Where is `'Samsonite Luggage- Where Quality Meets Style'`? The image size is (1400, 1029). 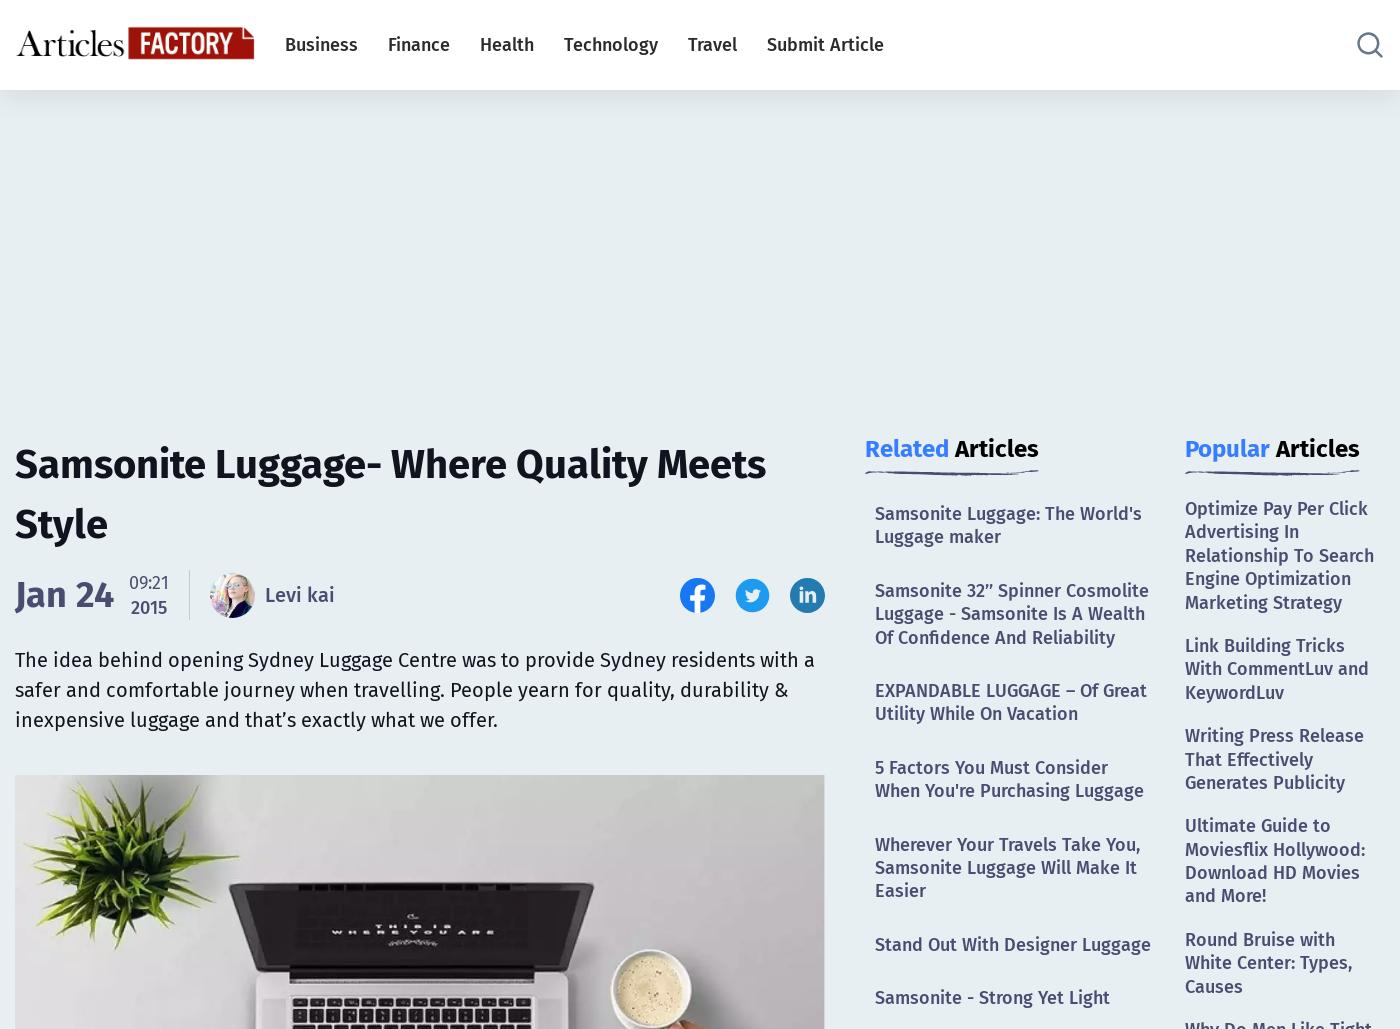
'Samsonite Luggage- Where Quality Meets Style' is located at coordinates (390, 494).